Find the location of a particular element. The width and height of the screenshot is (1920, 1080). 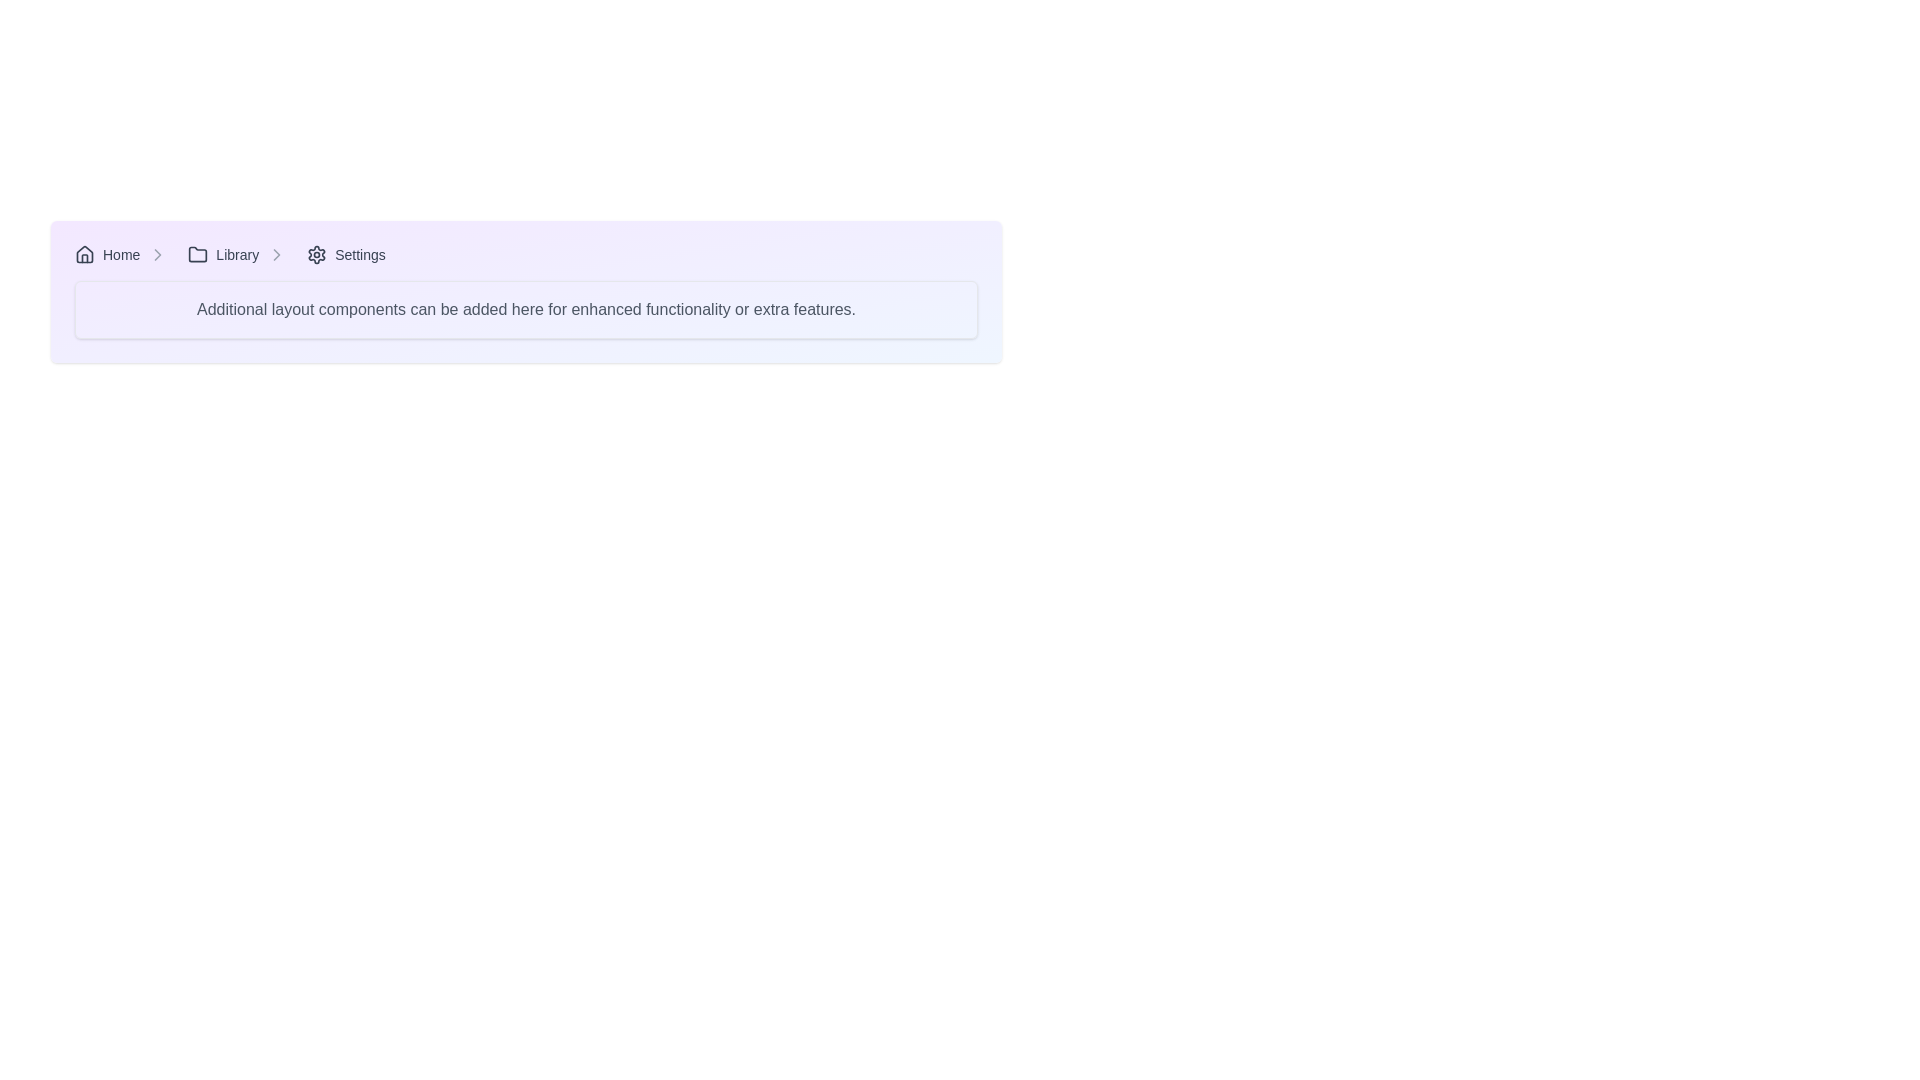

the right-facing chevron-shaped arrow in the breadcrumb navigation bar, which is located between 'Library' and another breadcrumb indicator is located at coordinates (157, 253).